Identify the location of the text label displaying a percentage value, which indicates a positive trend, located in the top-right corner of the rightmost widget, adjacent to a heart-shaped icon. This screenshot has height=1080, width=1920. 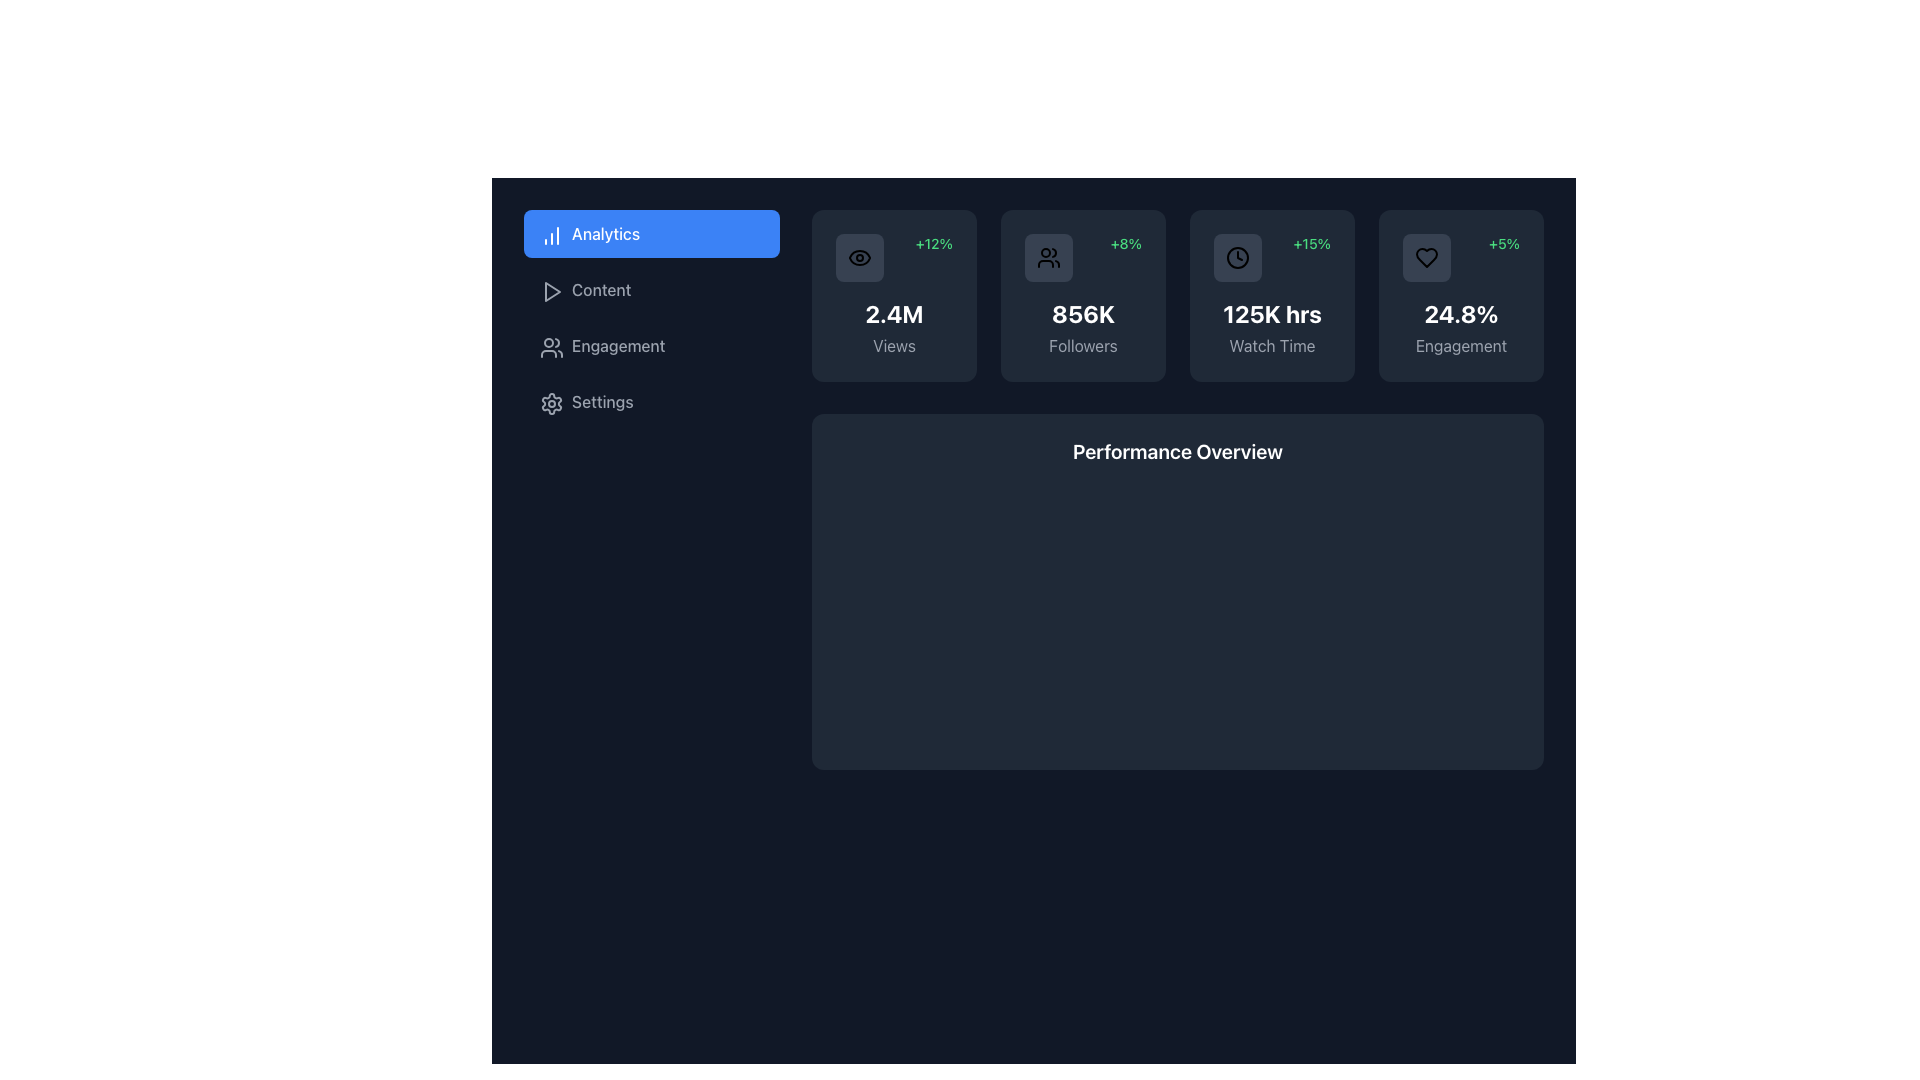
(1504, 242).